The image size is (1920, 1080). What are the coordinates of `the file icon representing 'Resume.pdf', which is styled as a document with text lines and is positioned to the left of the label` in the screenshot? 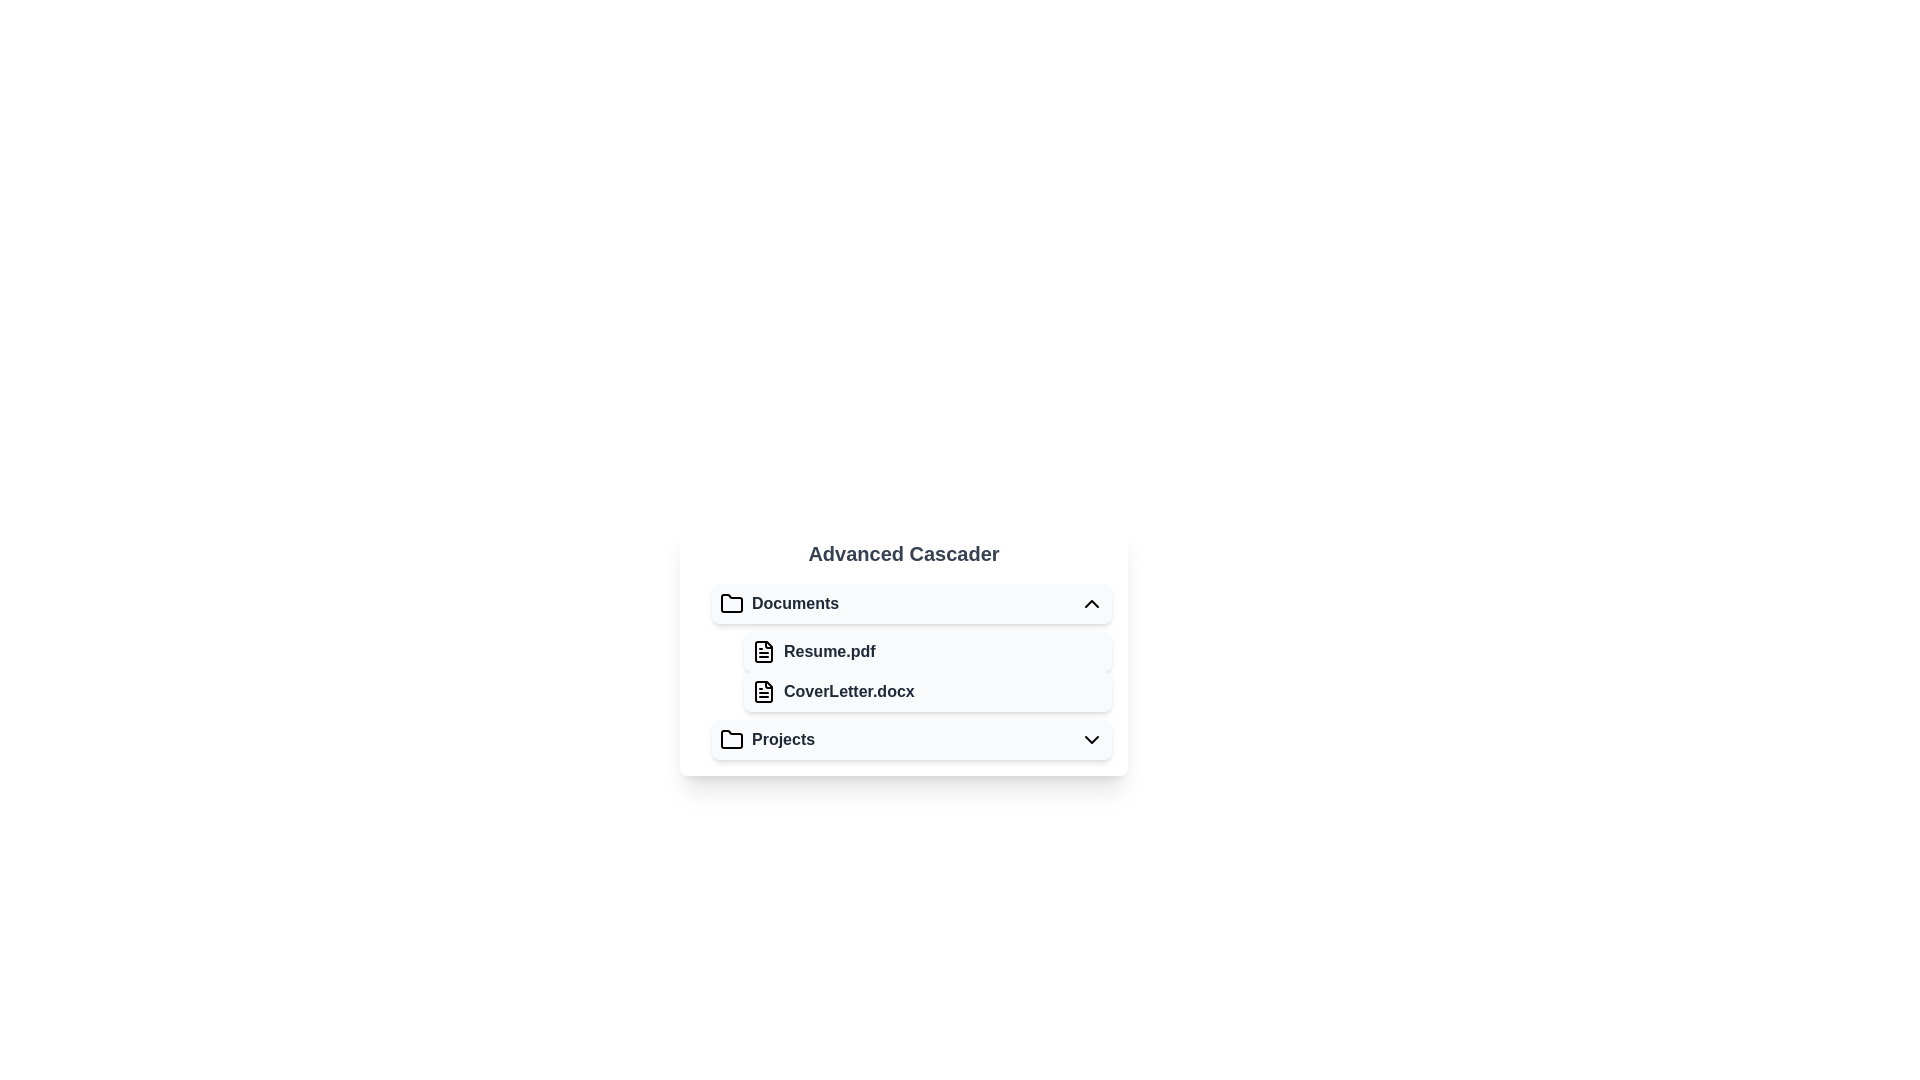 It's located at (762, 651).